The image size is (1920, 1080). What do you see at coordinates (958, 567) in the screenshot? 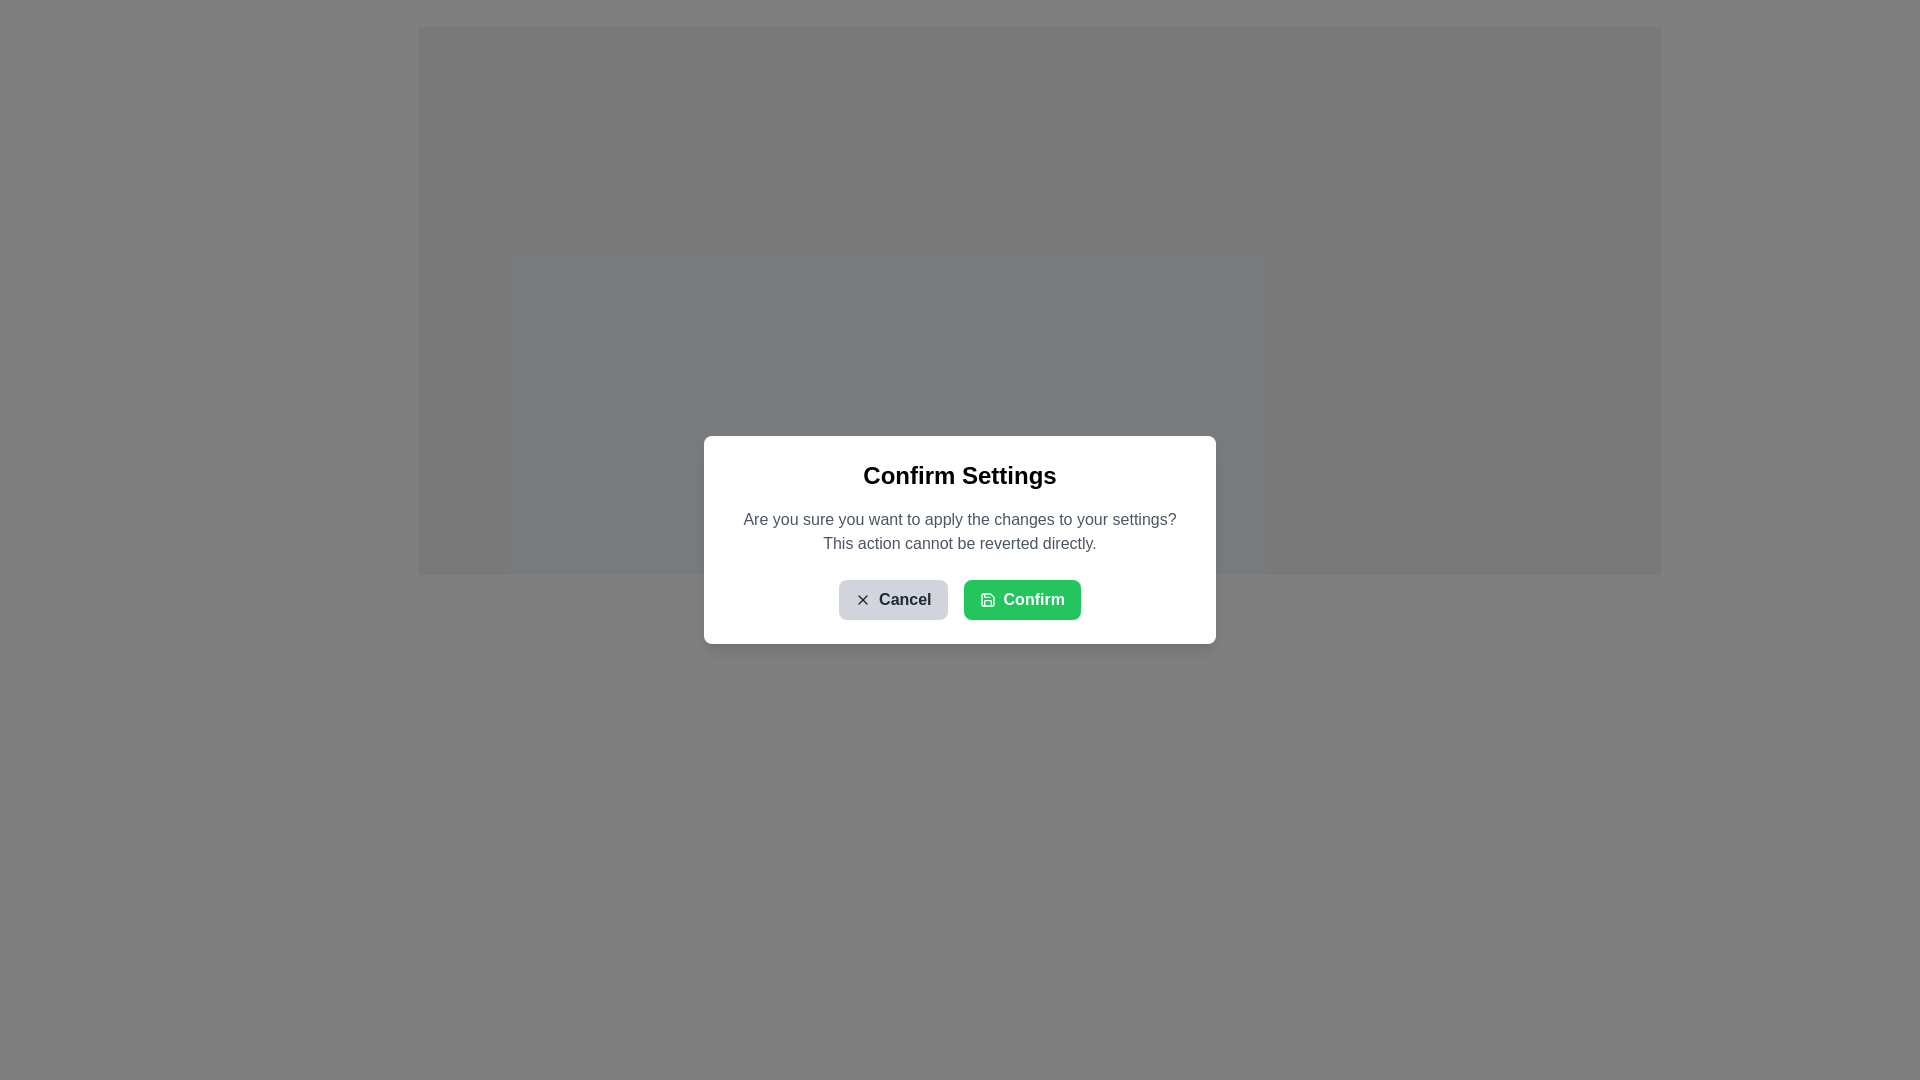
I see `the settings icon, which is a minimalistic gear wheel icon located to the left of the 'Open Settings Panel' button, centered vertically within the button` at bounding box center [958, 567].